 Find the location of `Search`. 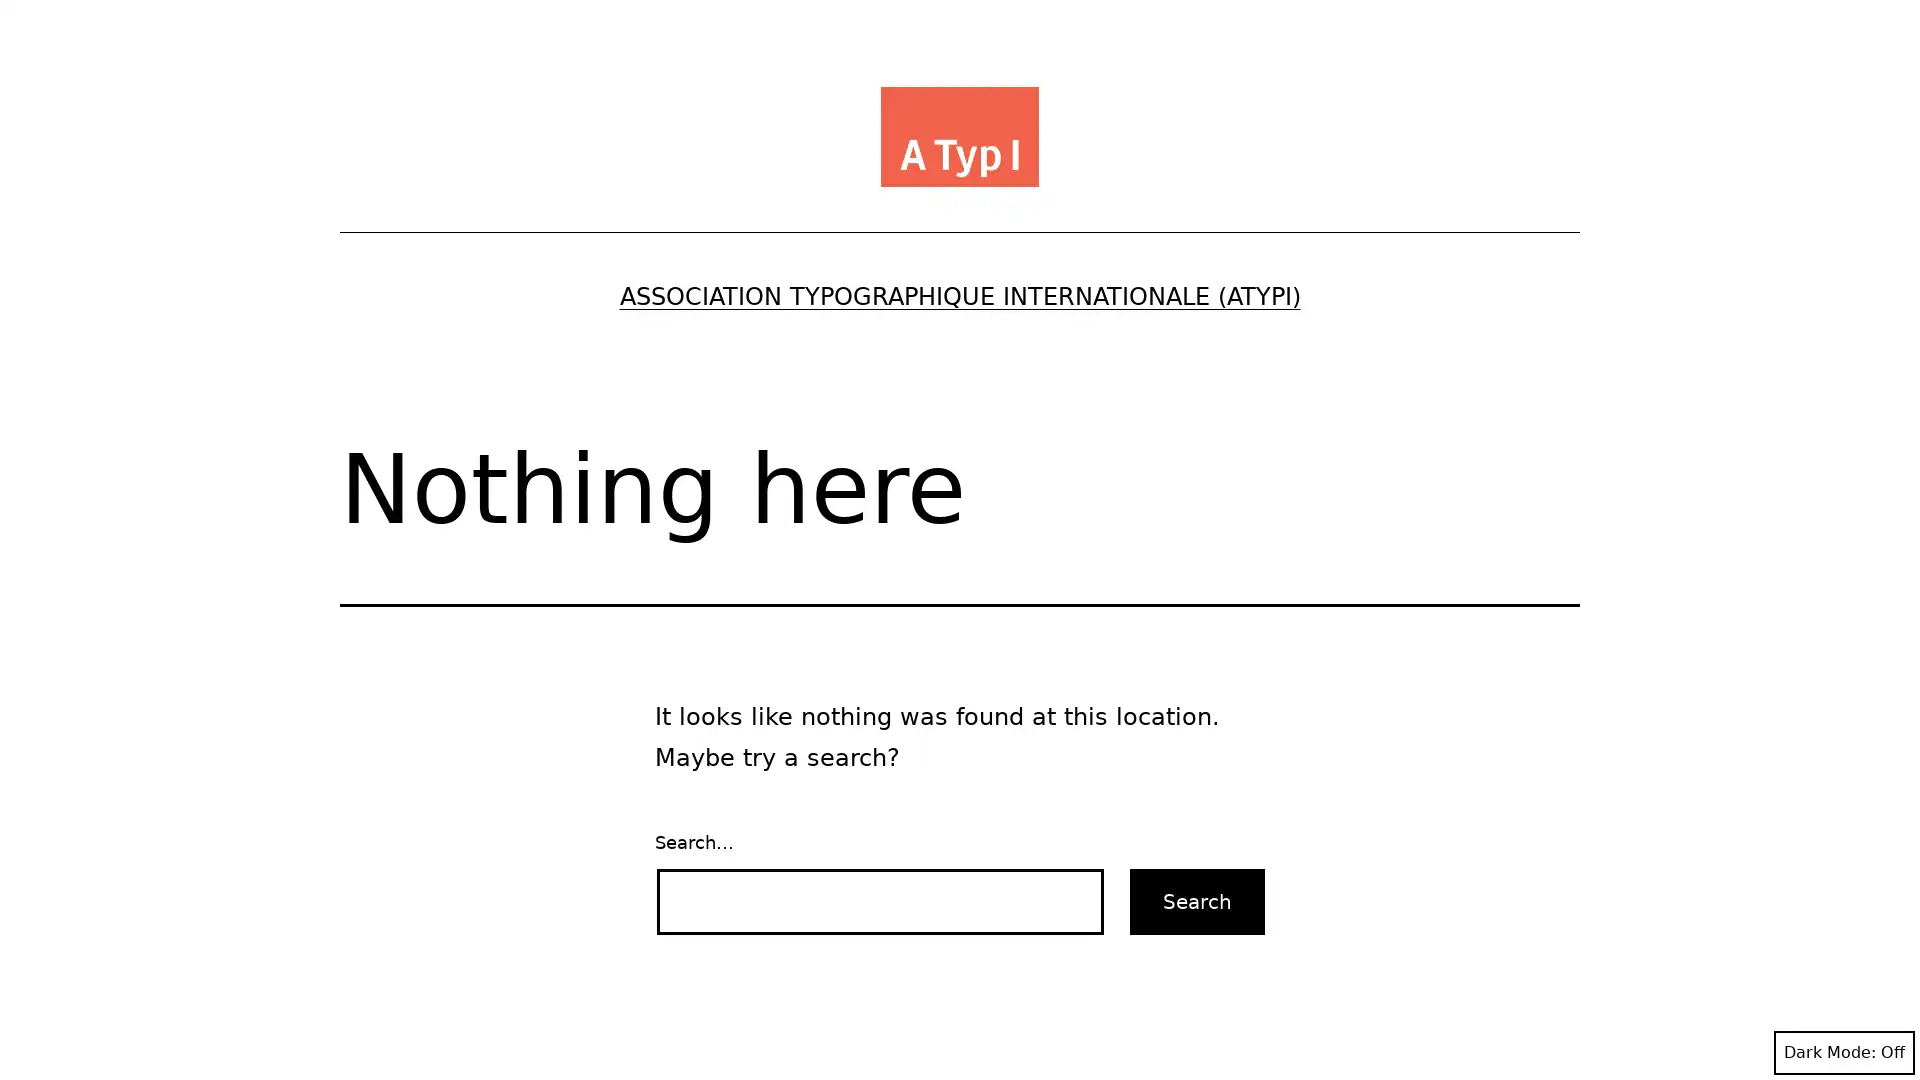

Search is located at coordinates (1197, 901).